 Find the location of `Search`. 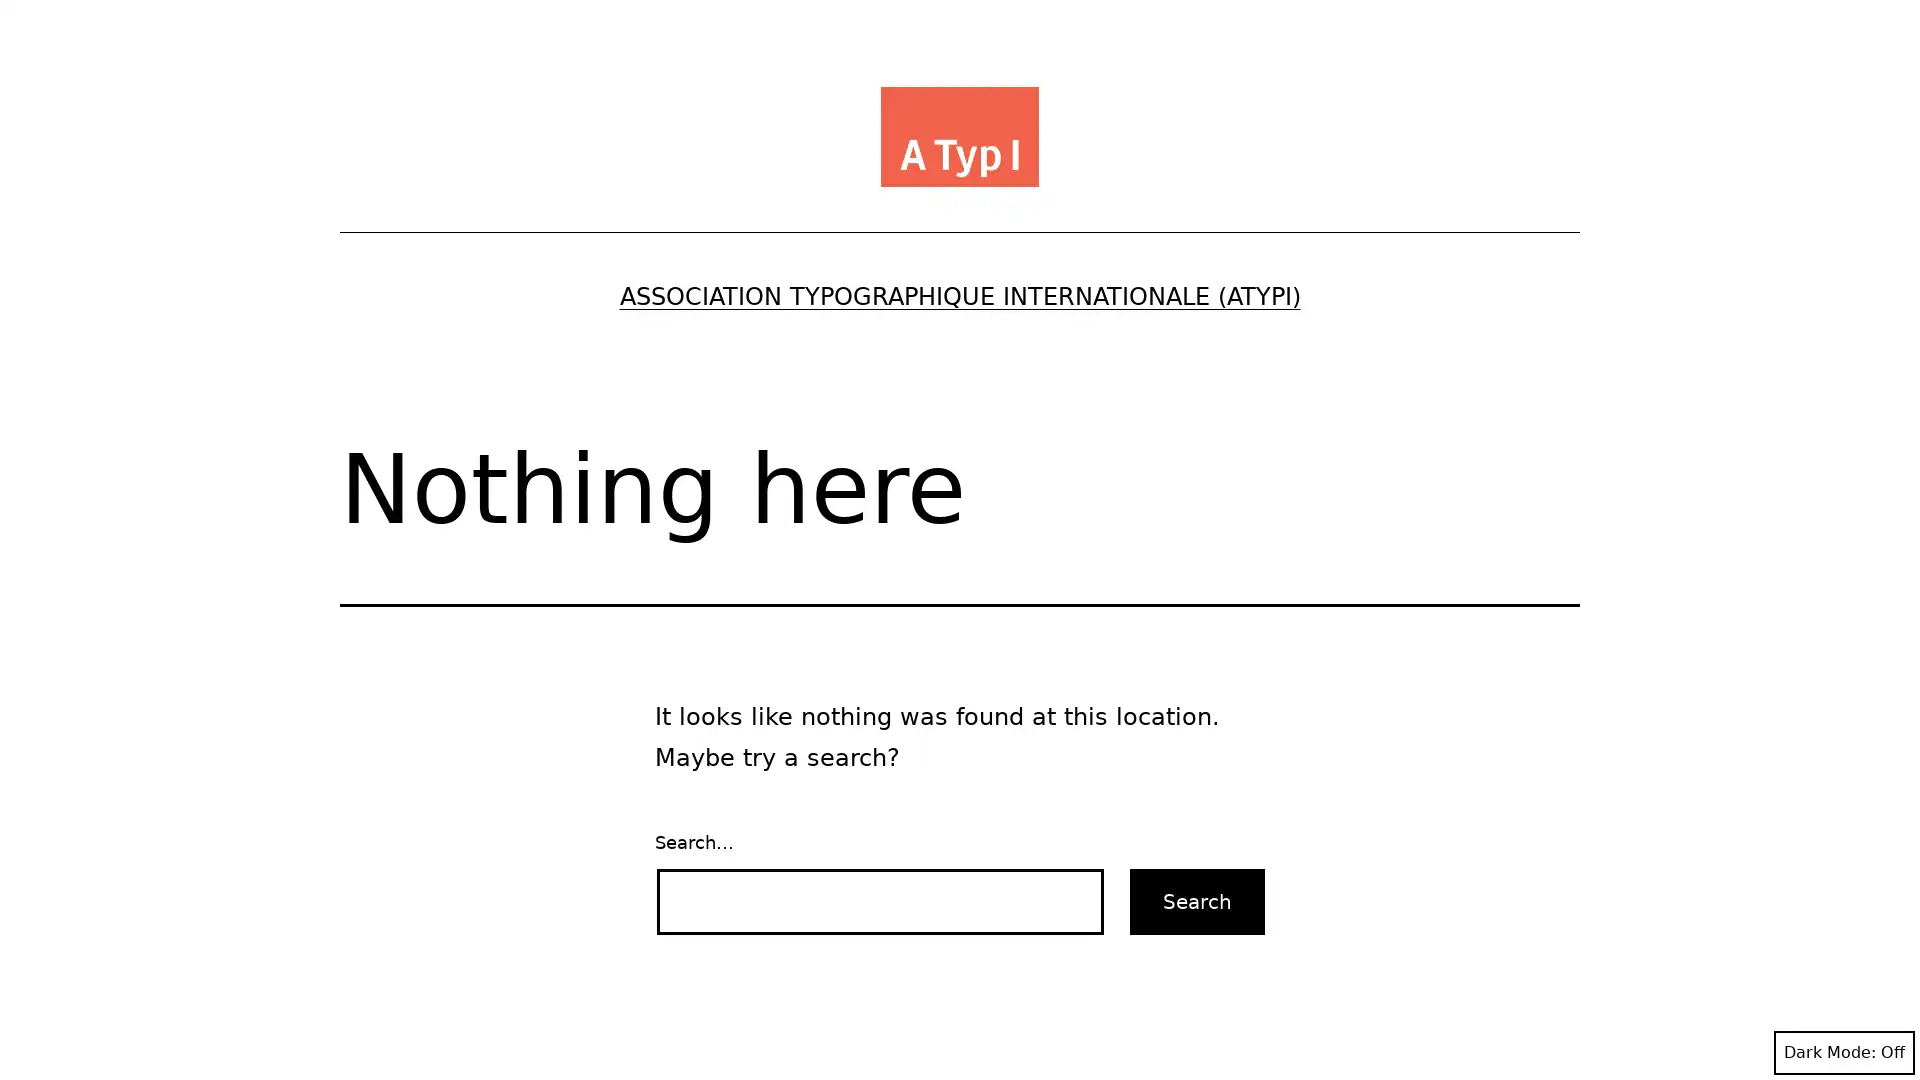

Search is located at coordinates (1197, 901).